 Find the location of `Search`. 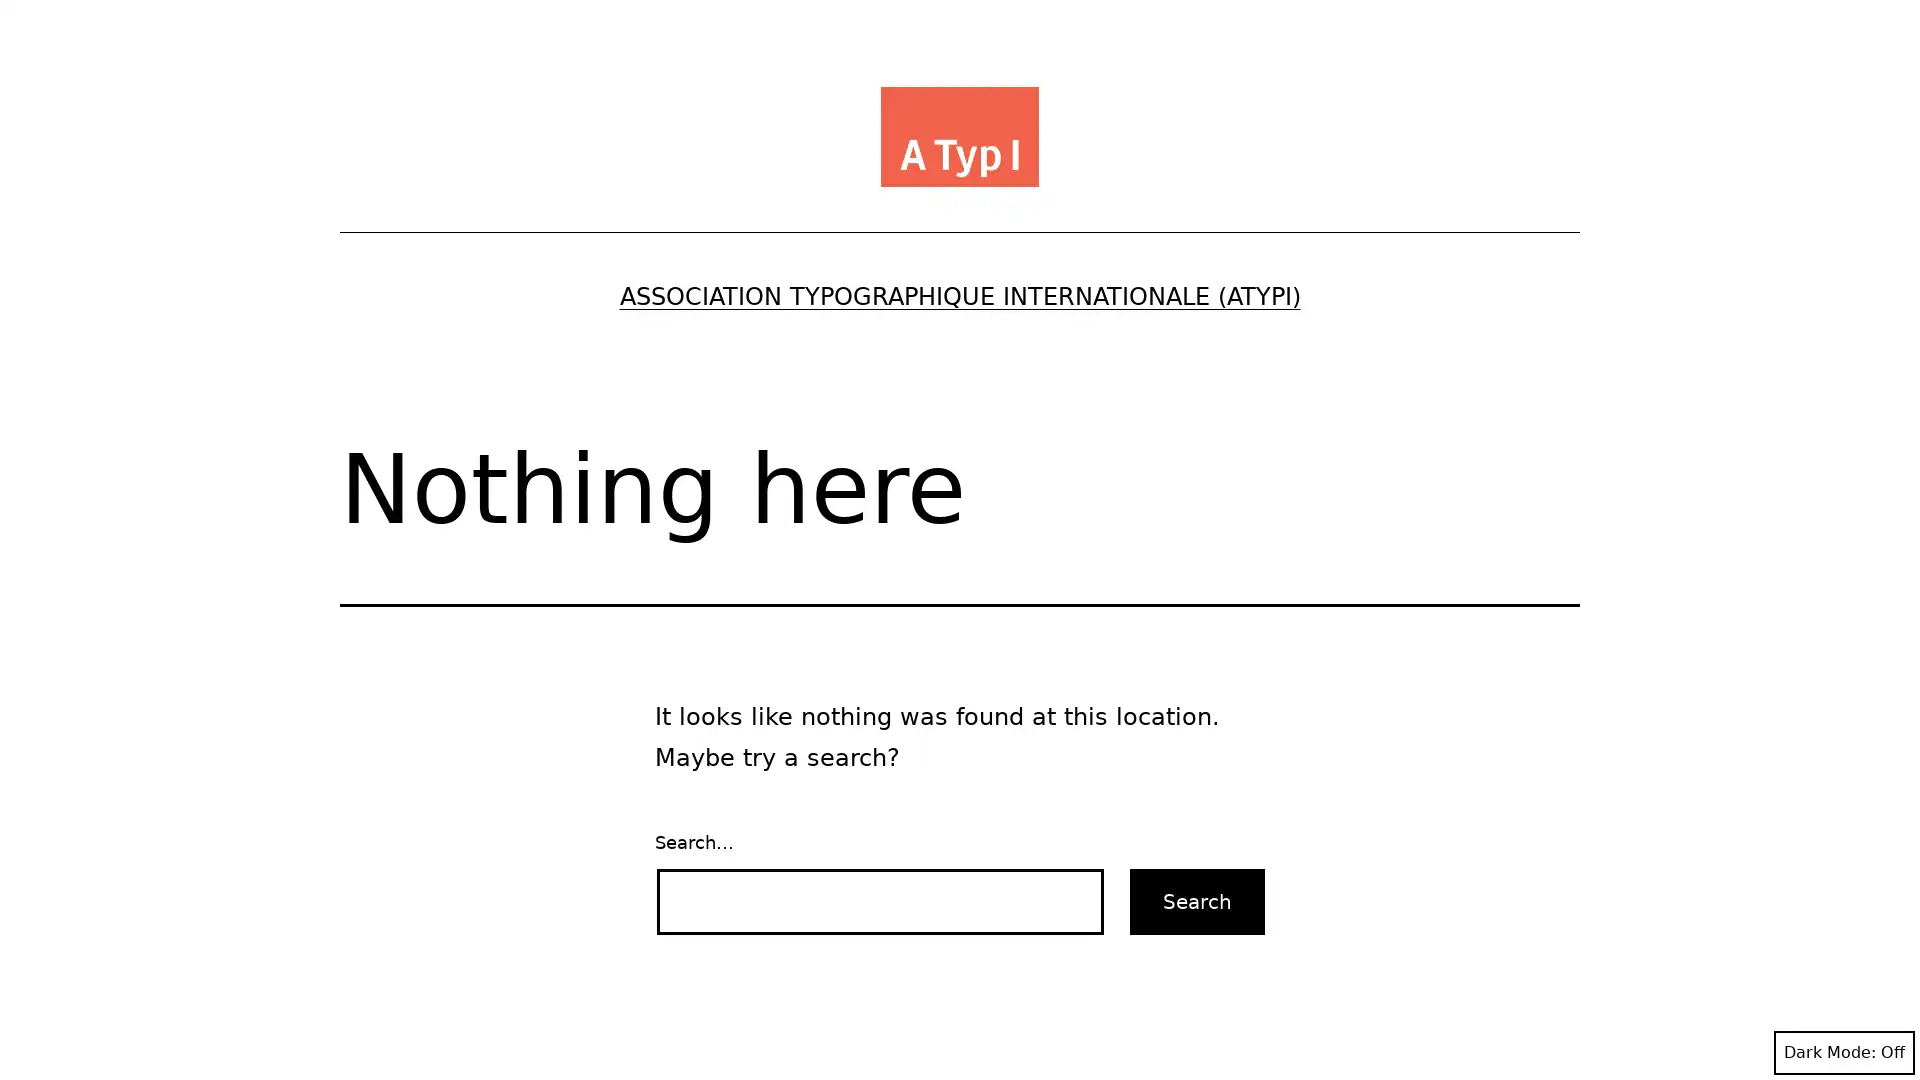

Search is located at coordinates (1197, 901).